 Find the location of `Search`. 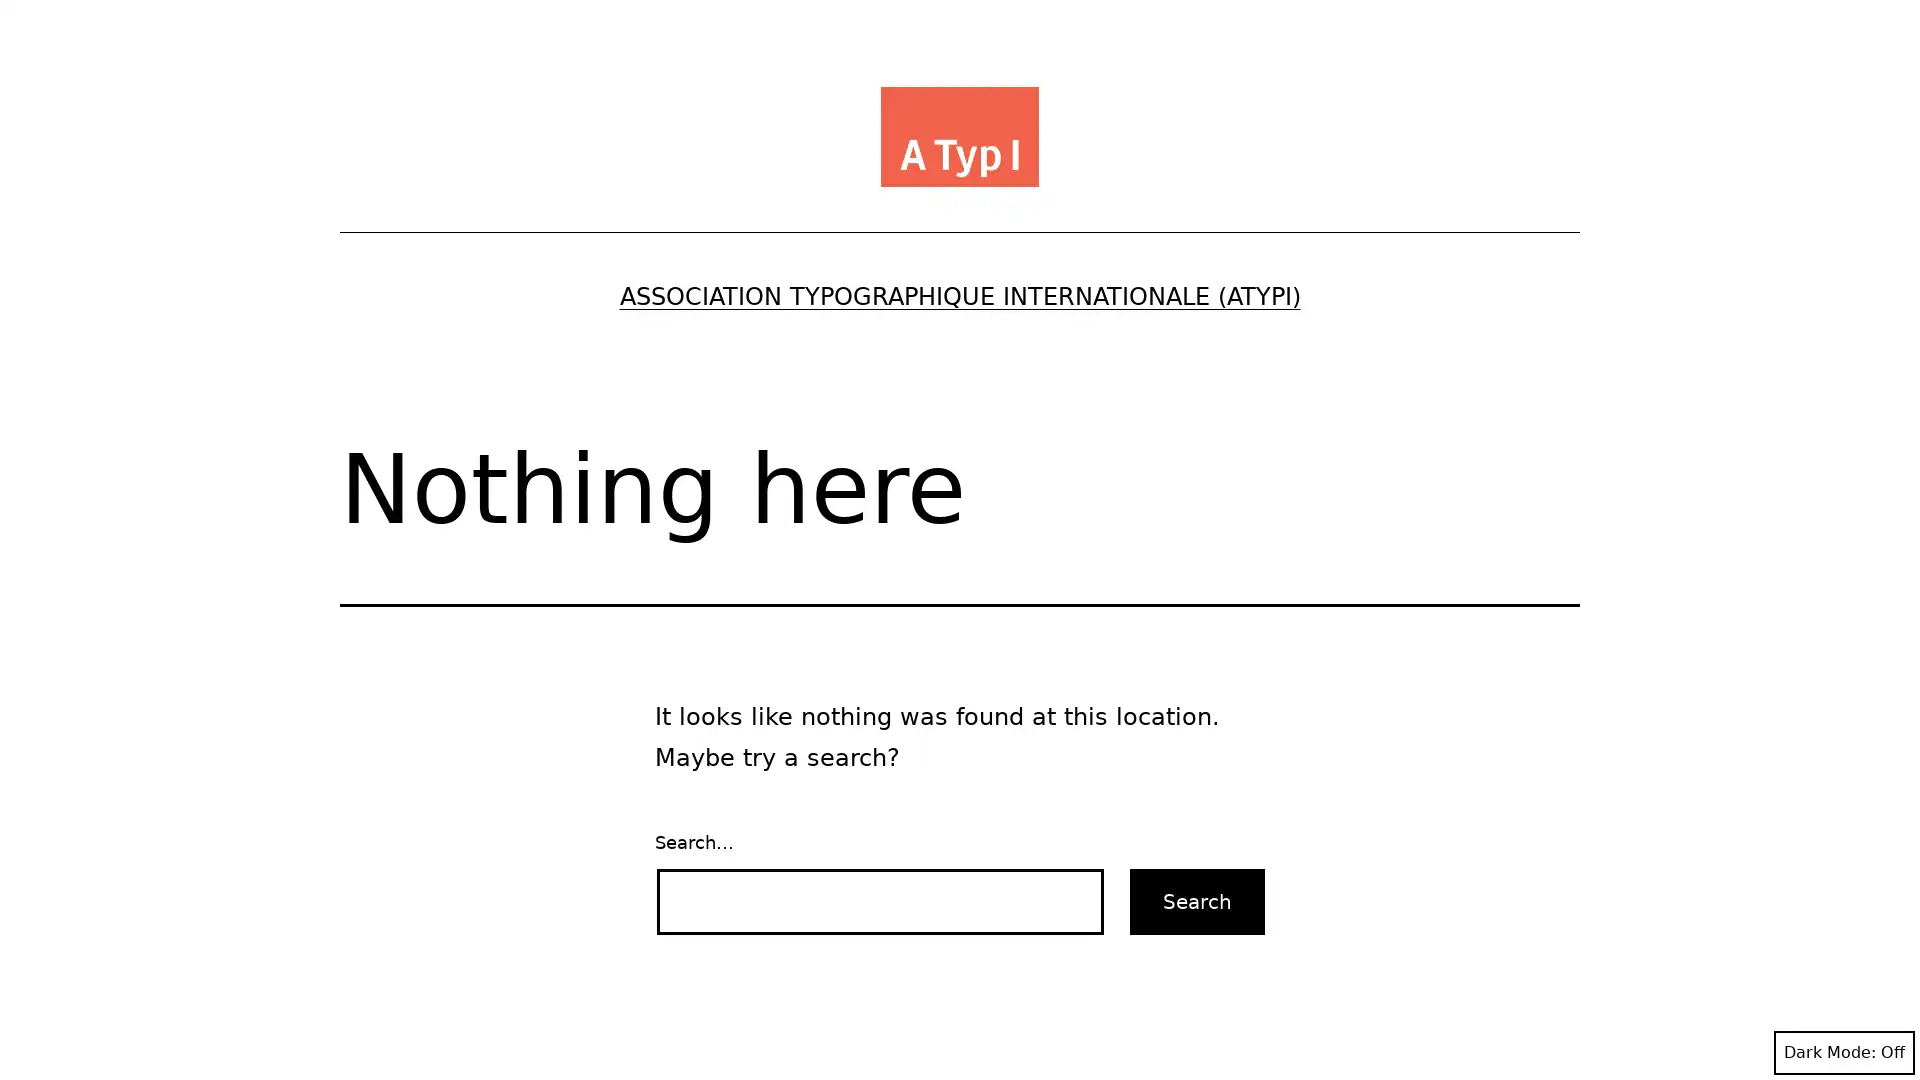

Search is located at coordinates (1197, 901).